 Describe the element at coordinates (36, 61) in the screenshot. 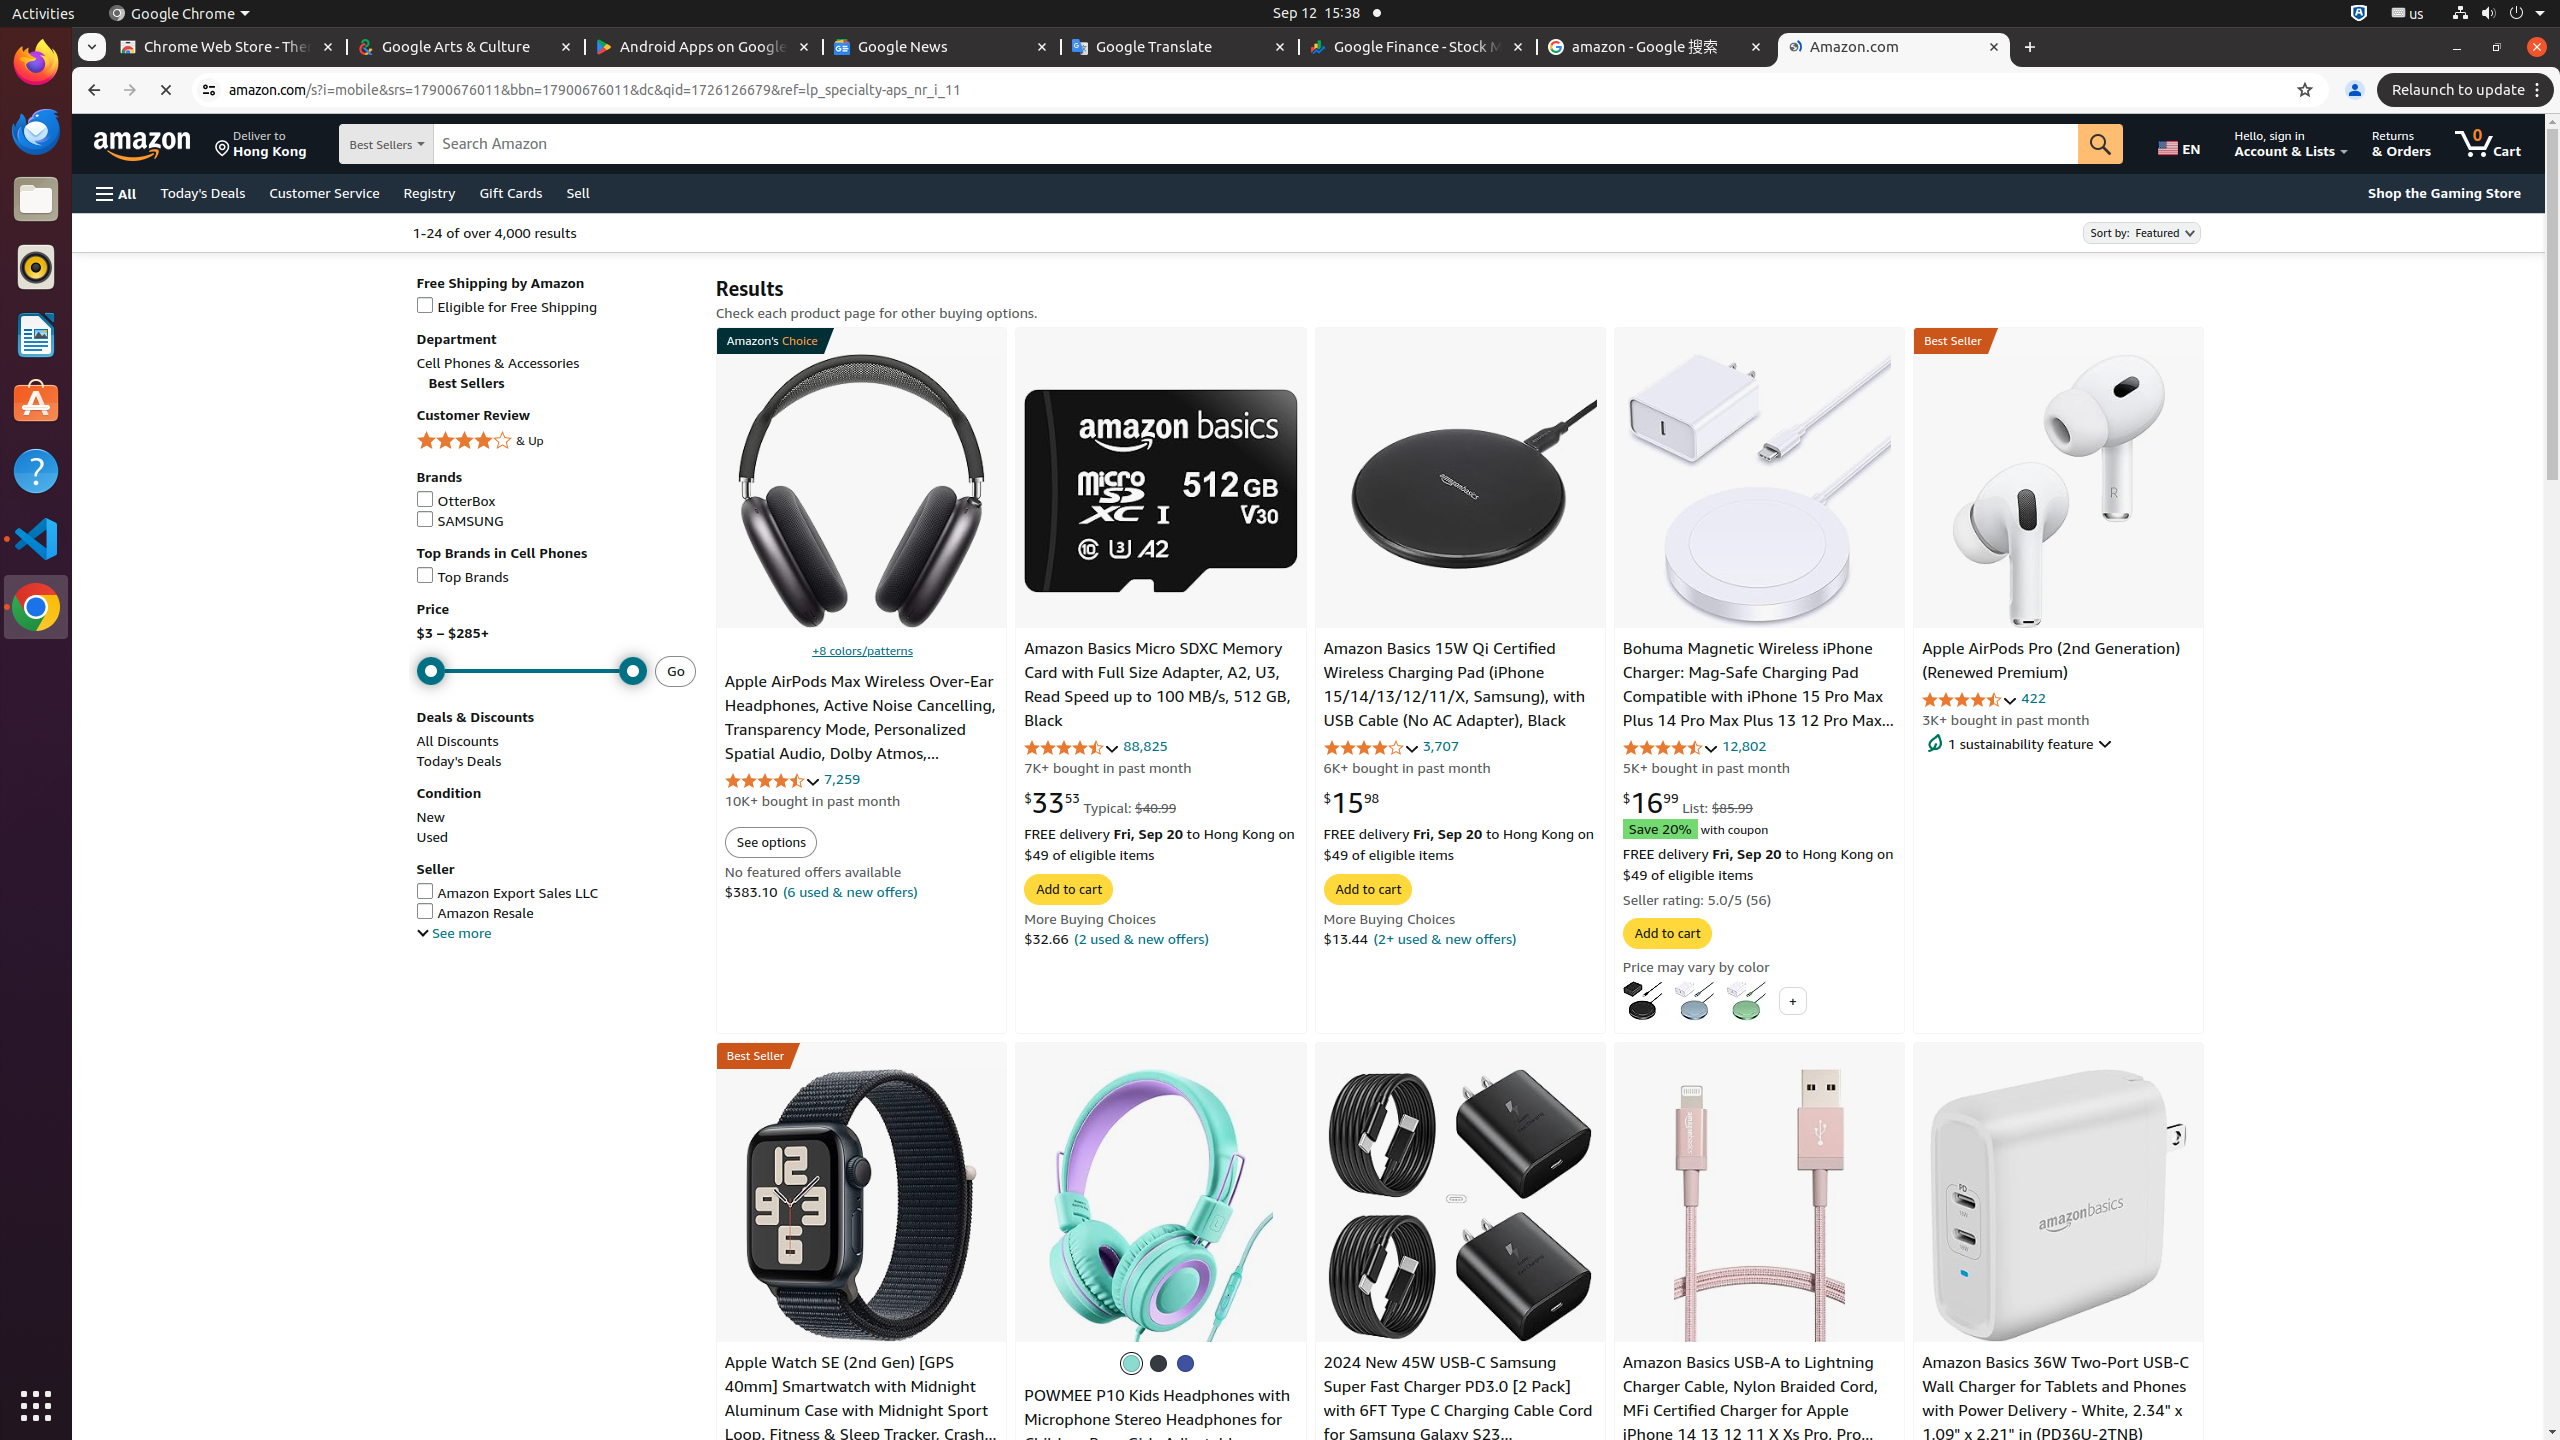

I see `'Firefox Web Browser'` at that location.